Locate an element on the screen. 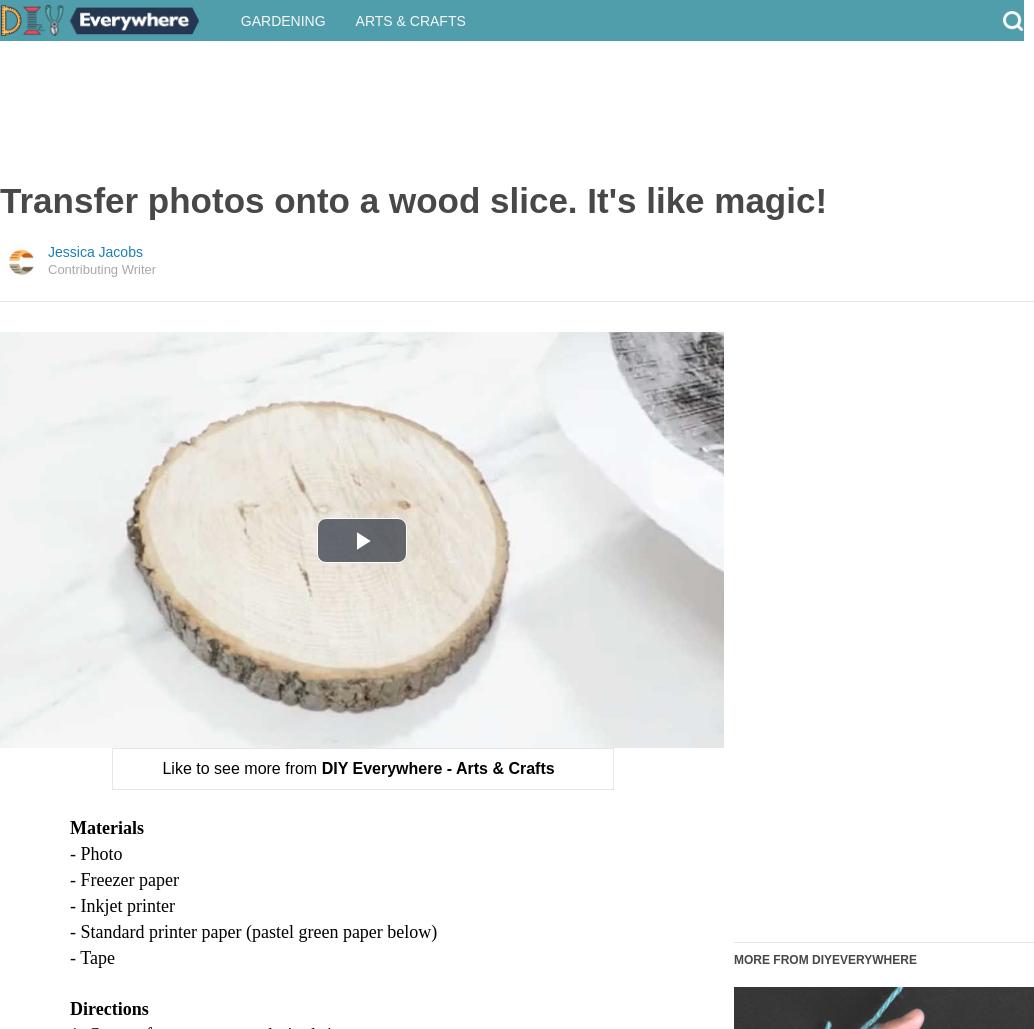  'More From DIYEverywhere' is located at coordinates (824, 977).